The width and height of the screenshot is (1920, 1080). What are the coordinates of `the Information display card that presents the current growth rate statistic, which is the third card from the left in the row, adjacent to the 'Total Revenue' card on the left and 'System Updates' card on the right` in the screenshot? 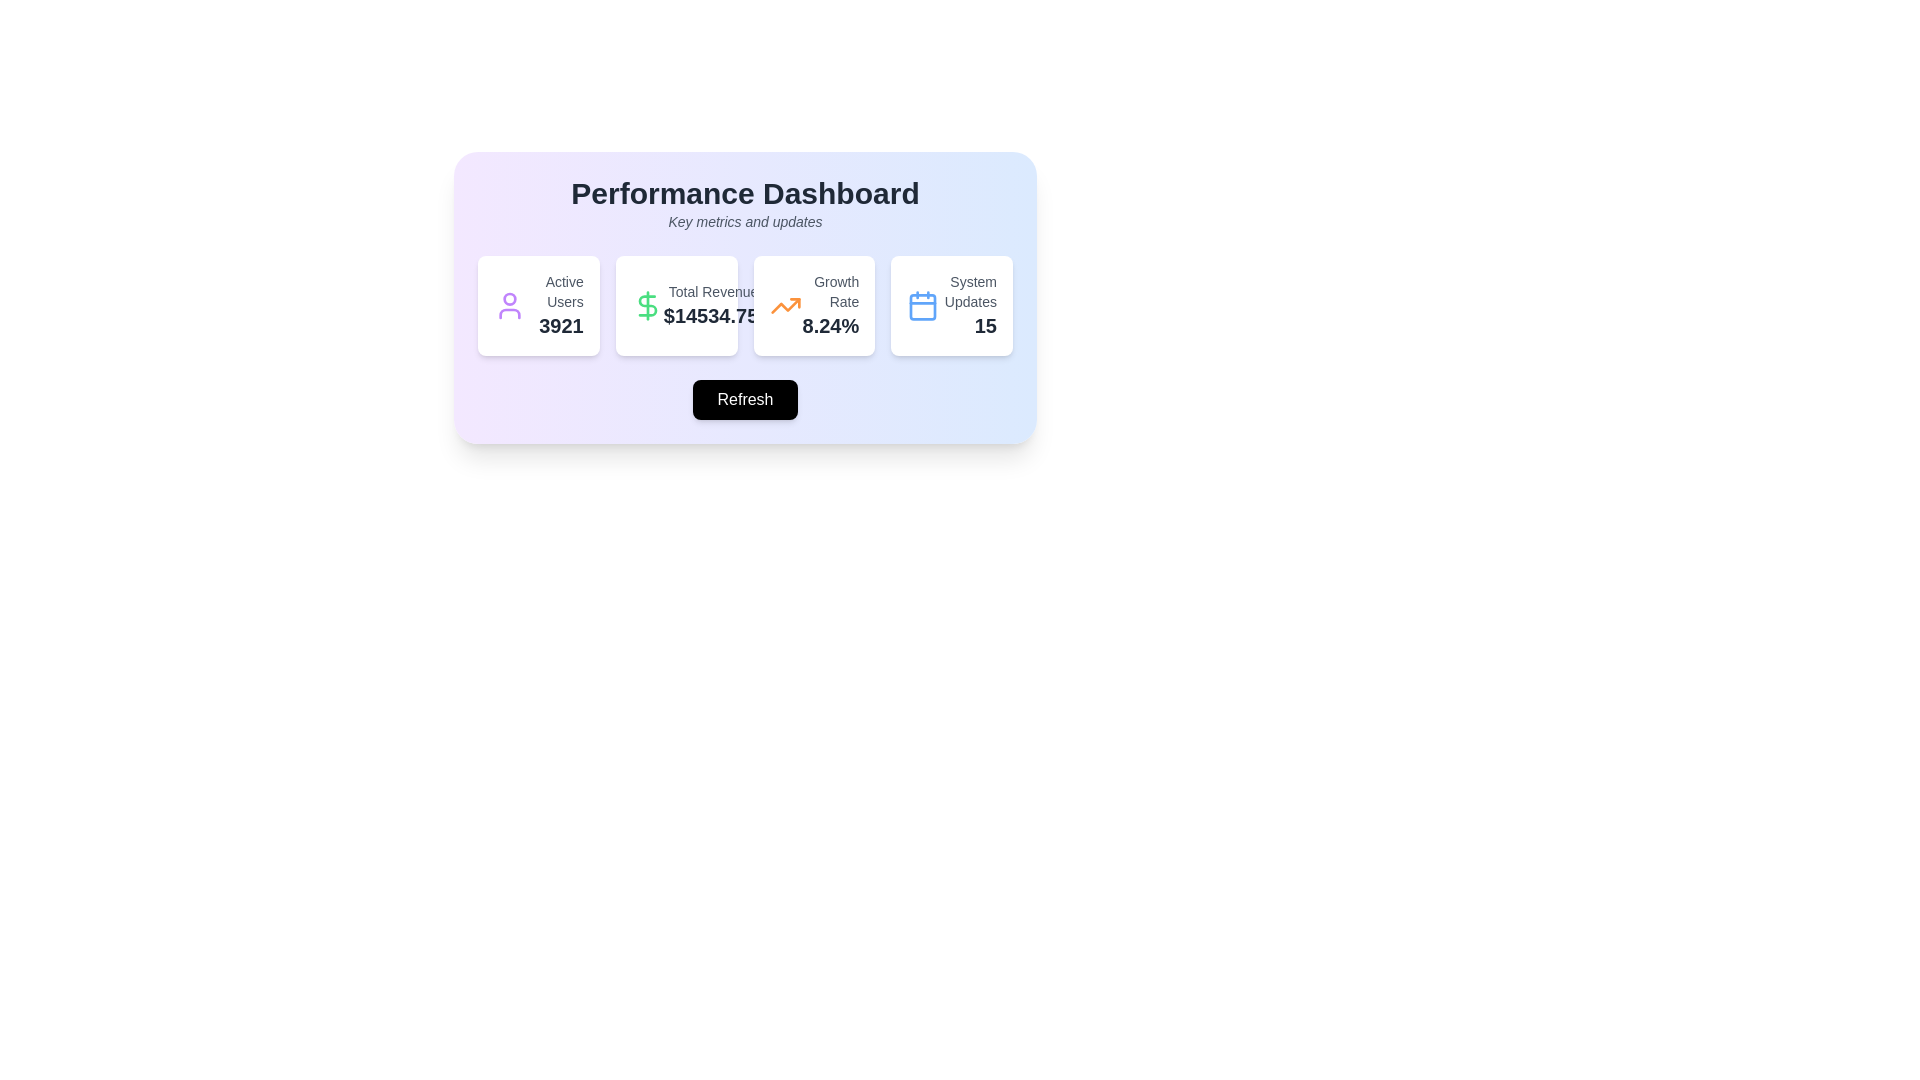 It's located at (814, 305).